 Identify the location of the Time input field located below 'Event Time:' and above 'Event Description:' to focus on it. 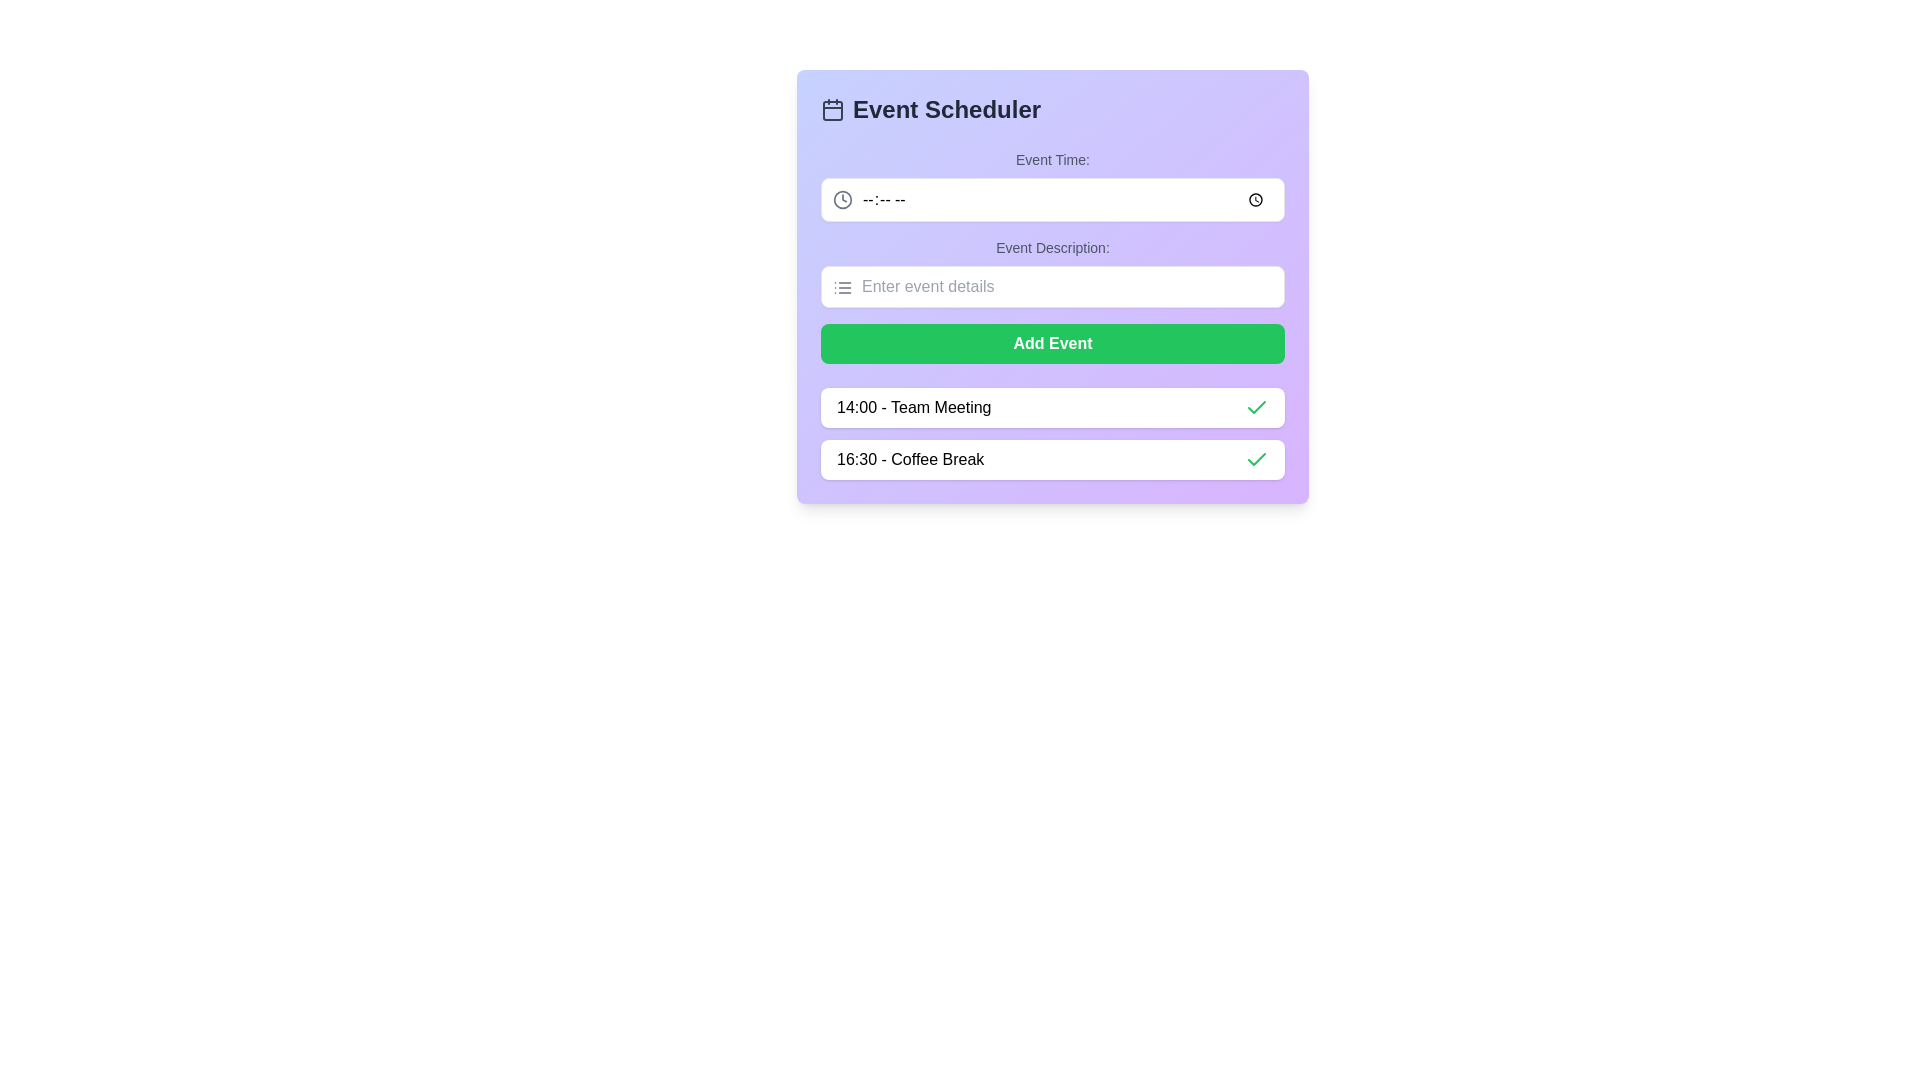
(1051, 200).